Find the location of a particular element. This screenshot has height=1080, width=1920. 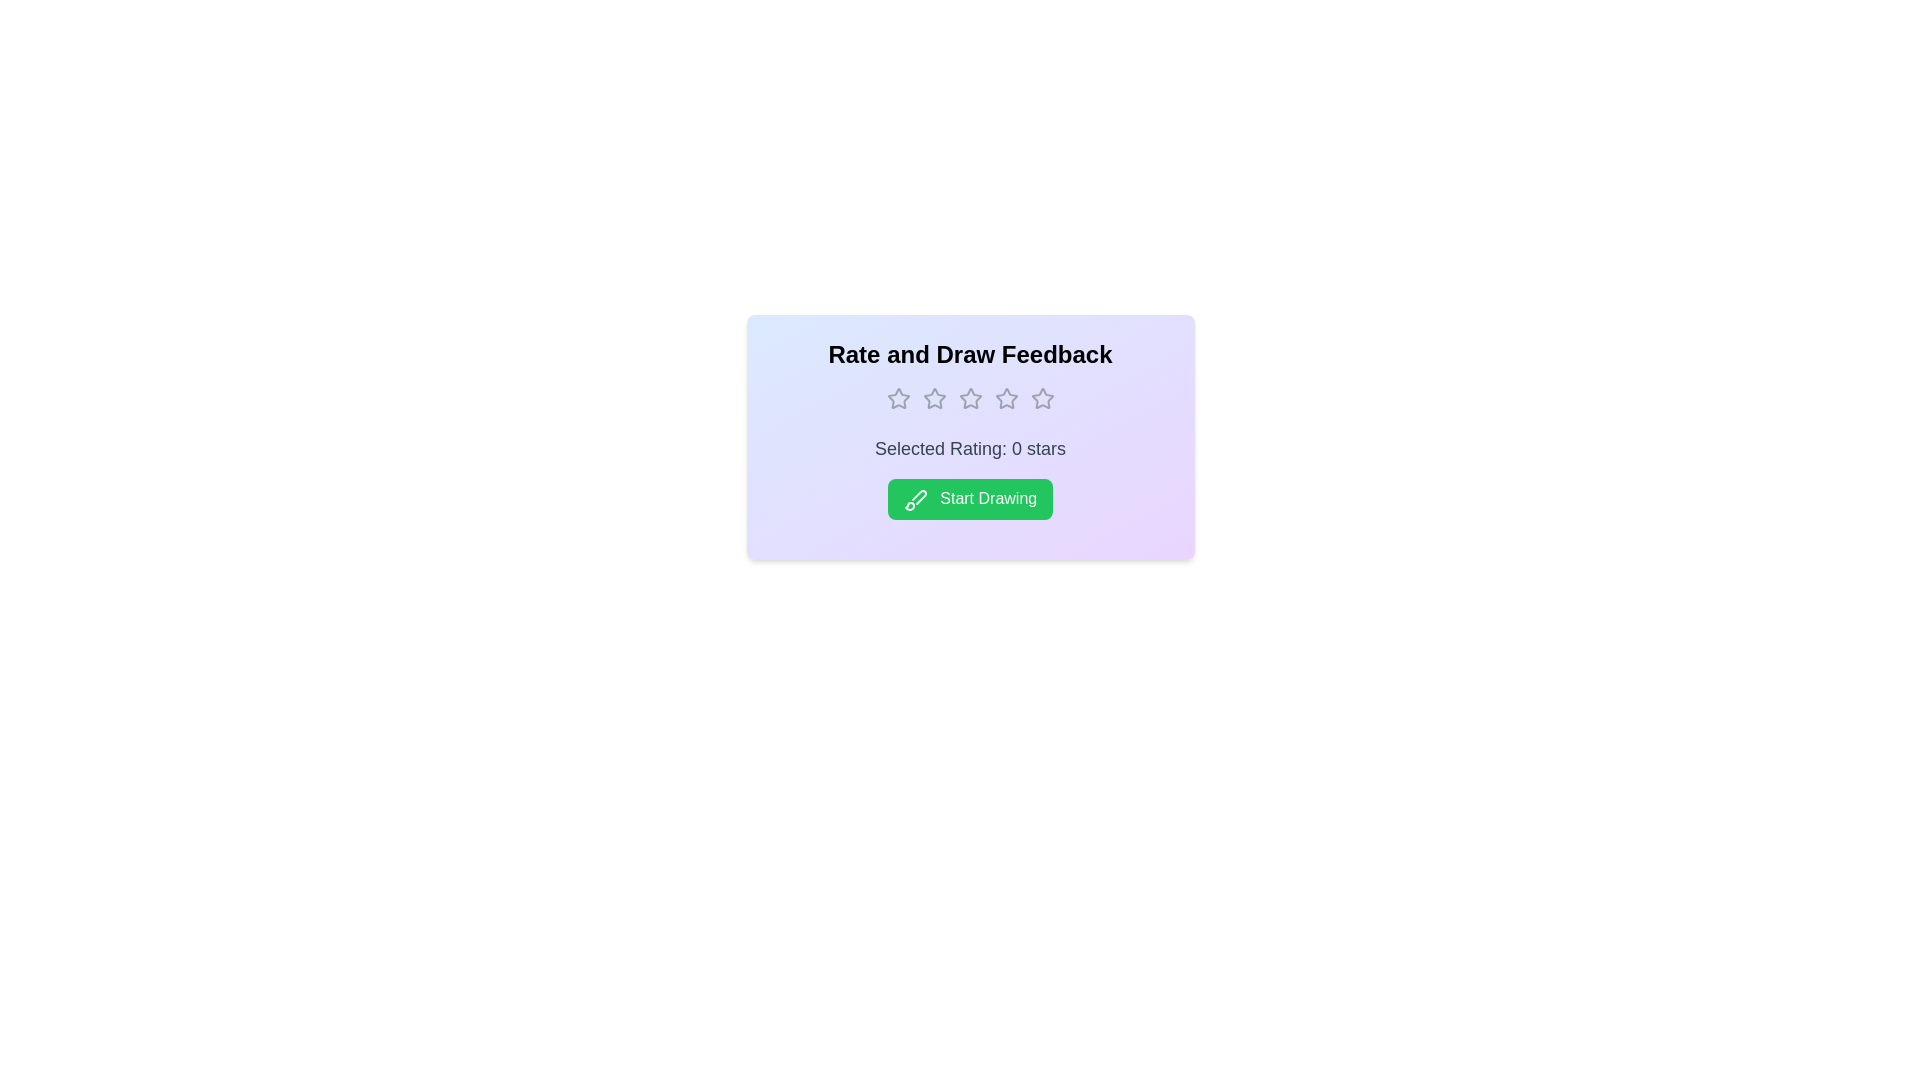

the rating to 2 stars by clicking on the corresponding star is located at coordinates (933, 398).